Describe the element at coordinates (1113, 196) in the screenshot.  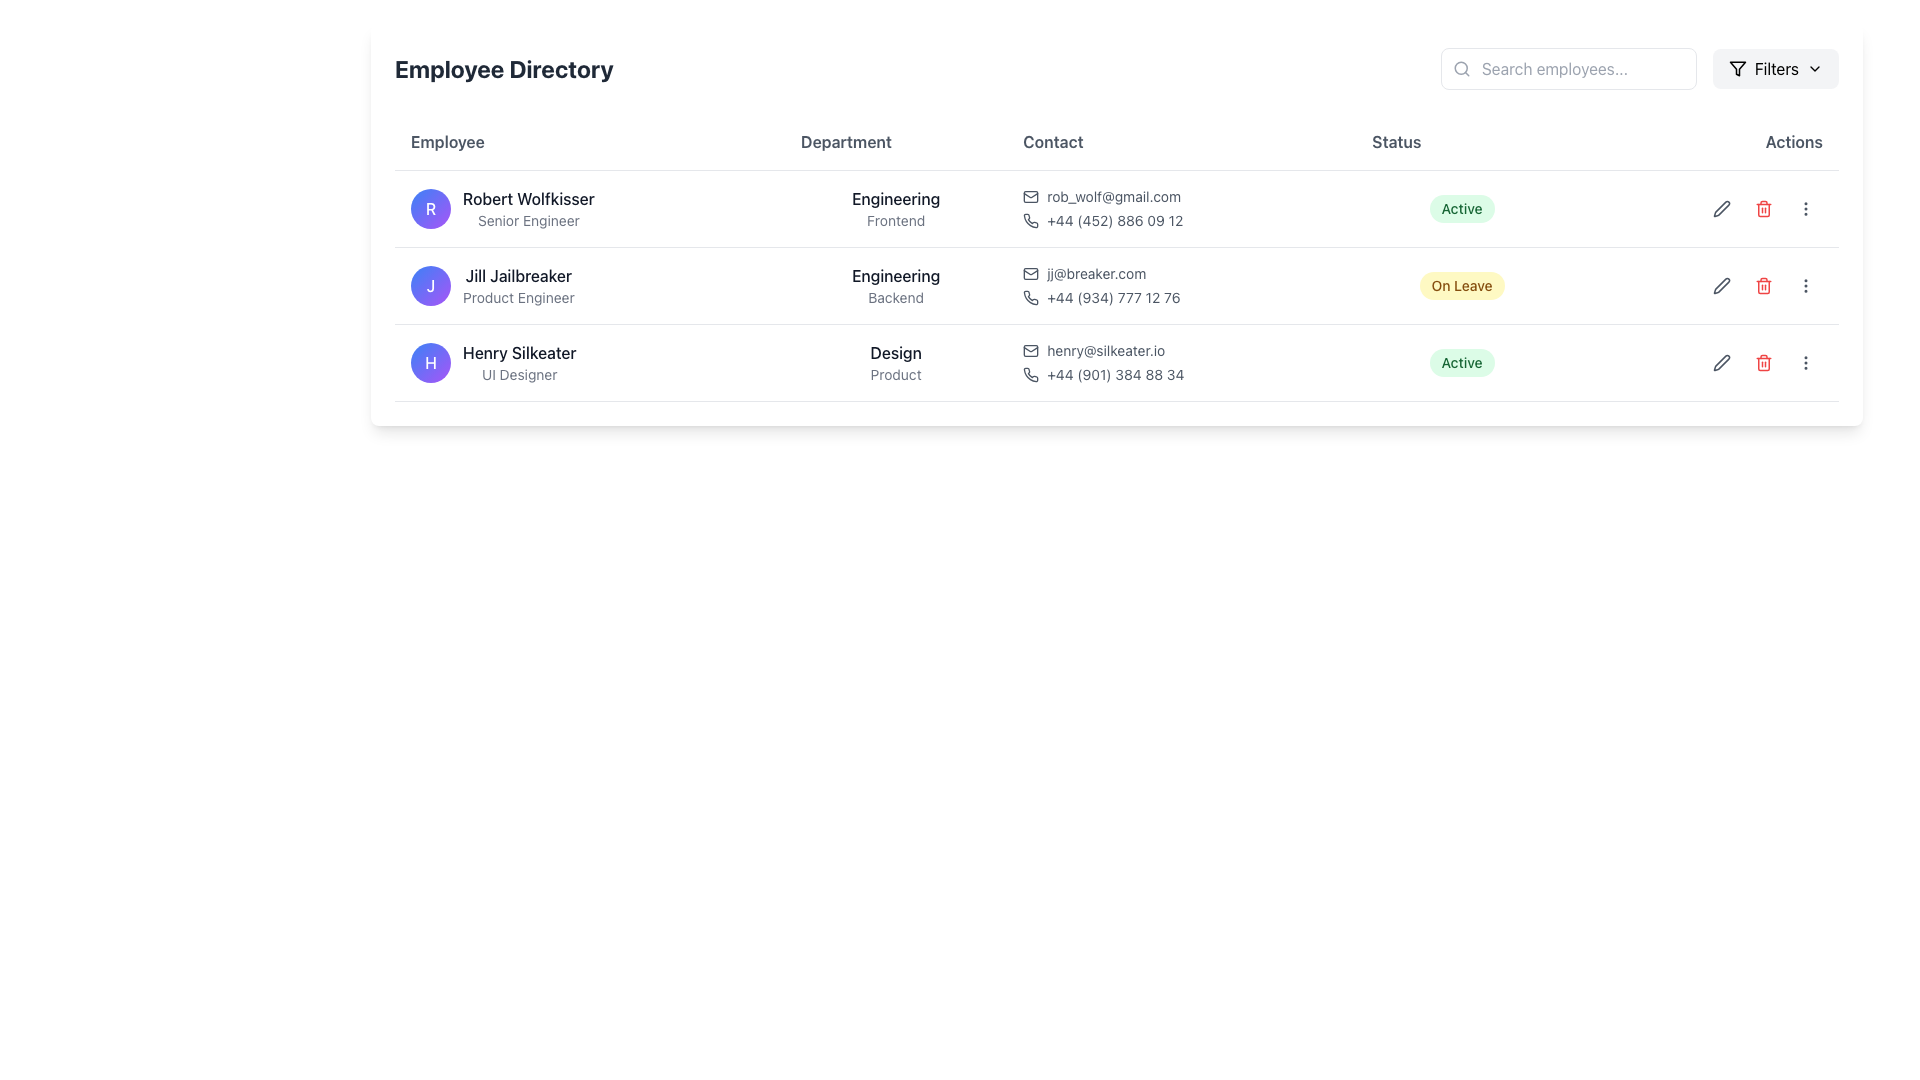
I see `the email address text label of 'Robert Wolfkisser' in the 'Contact' column, which provides the individual's email information` at that location.